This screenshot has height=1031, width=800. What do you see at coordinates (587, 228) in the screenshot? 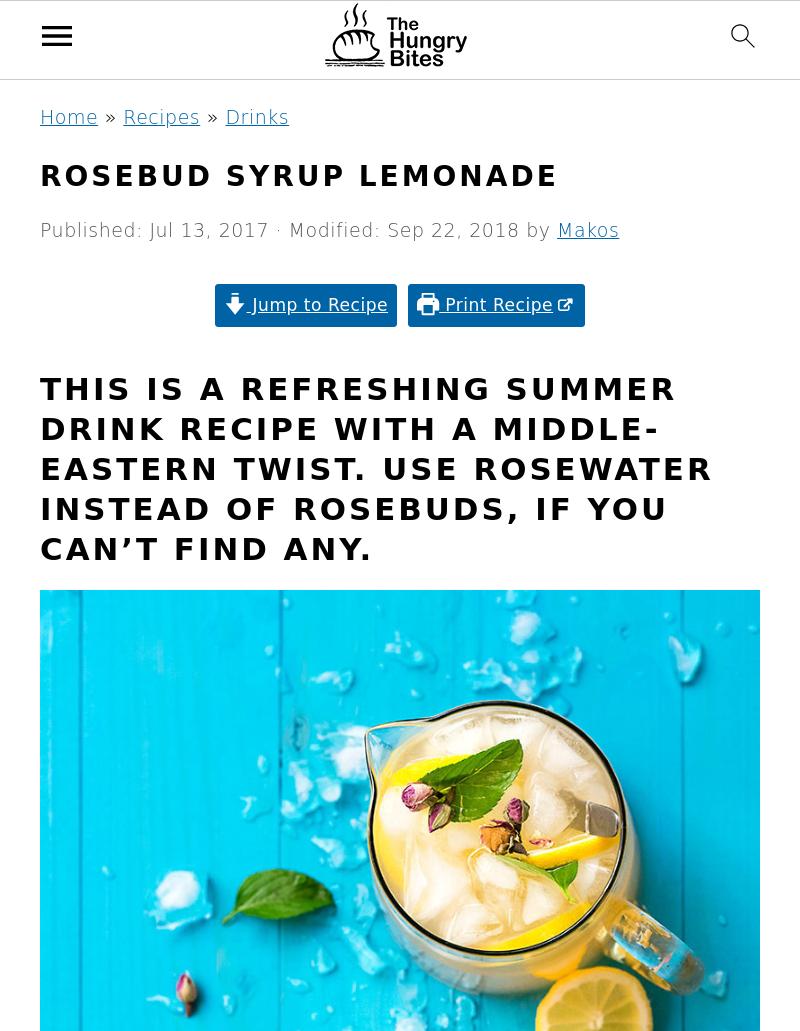
I see `'Makos'` at bounding box center [587, 228].